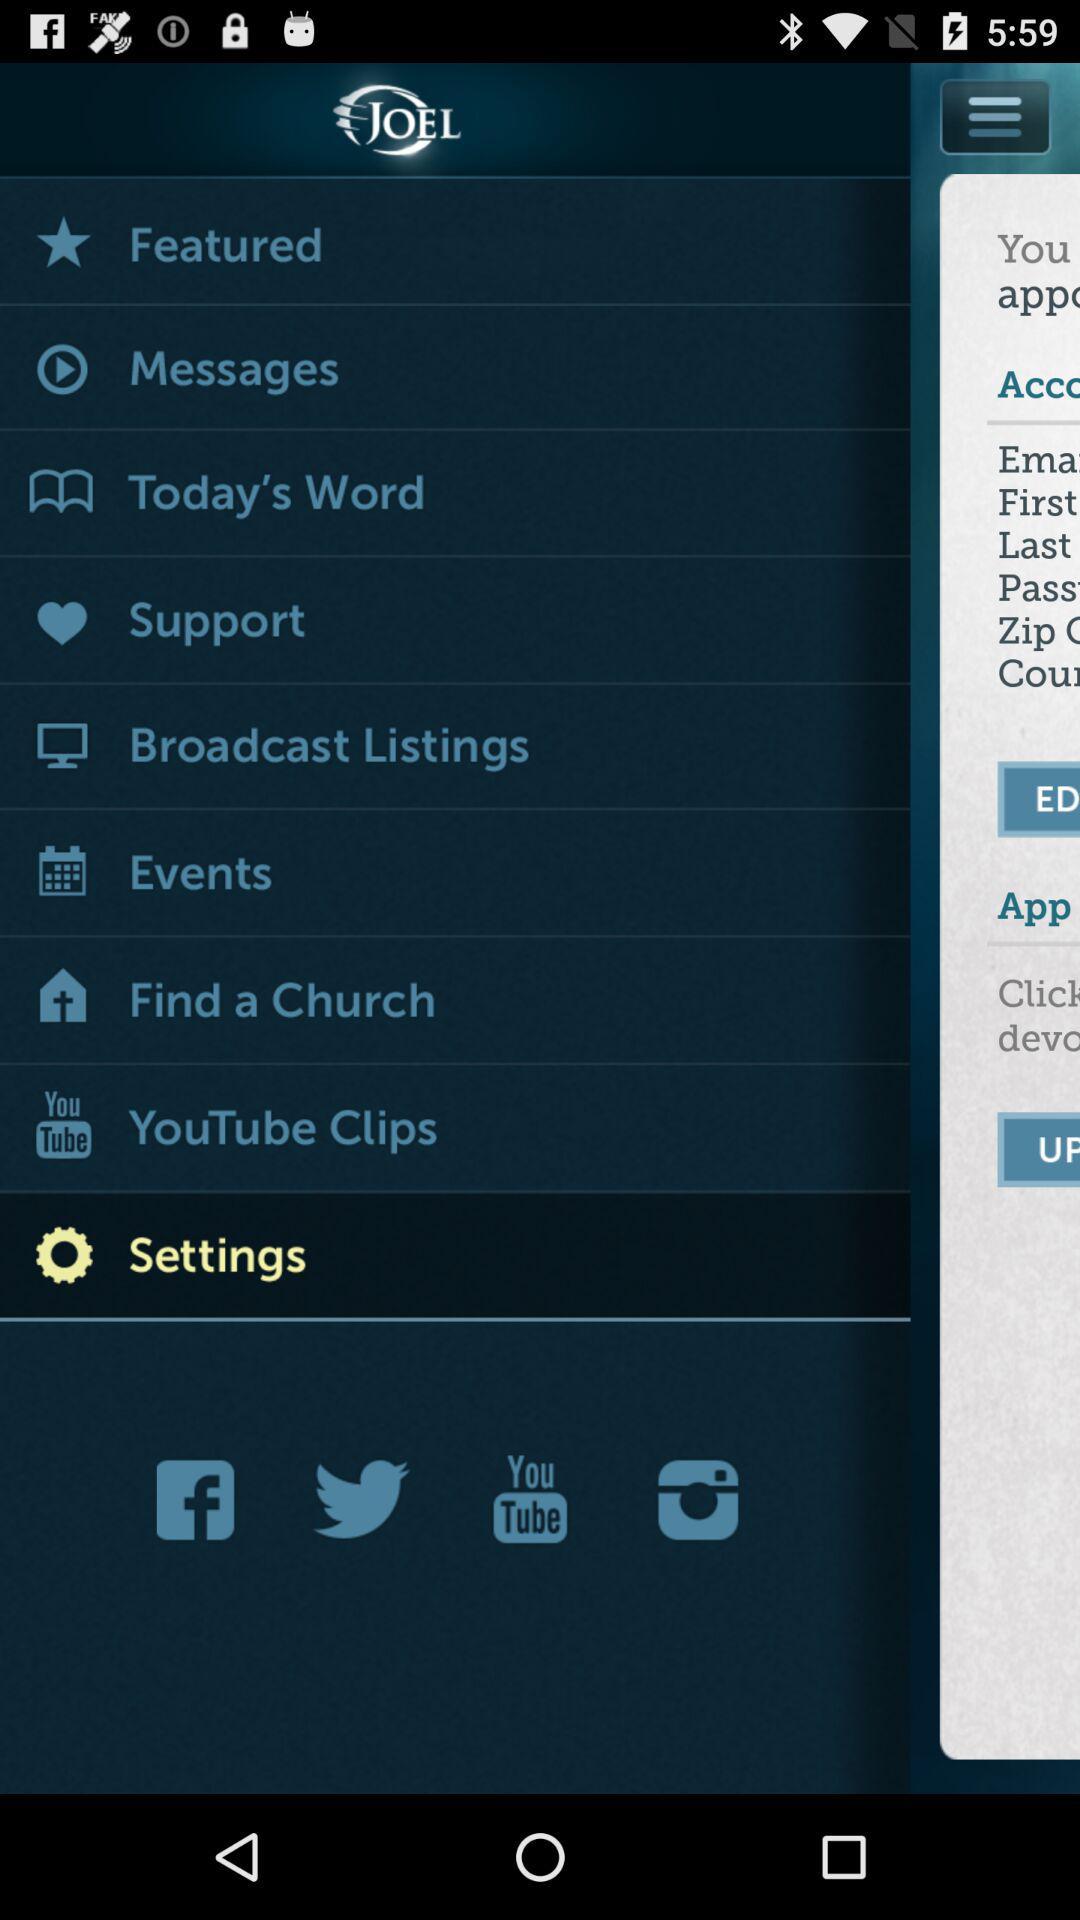 The height and width of the screenshot is (1920, 1080). Describe the element at coordinates (362, 1605) in the screenshot. I see `the twitter icon` at that location.